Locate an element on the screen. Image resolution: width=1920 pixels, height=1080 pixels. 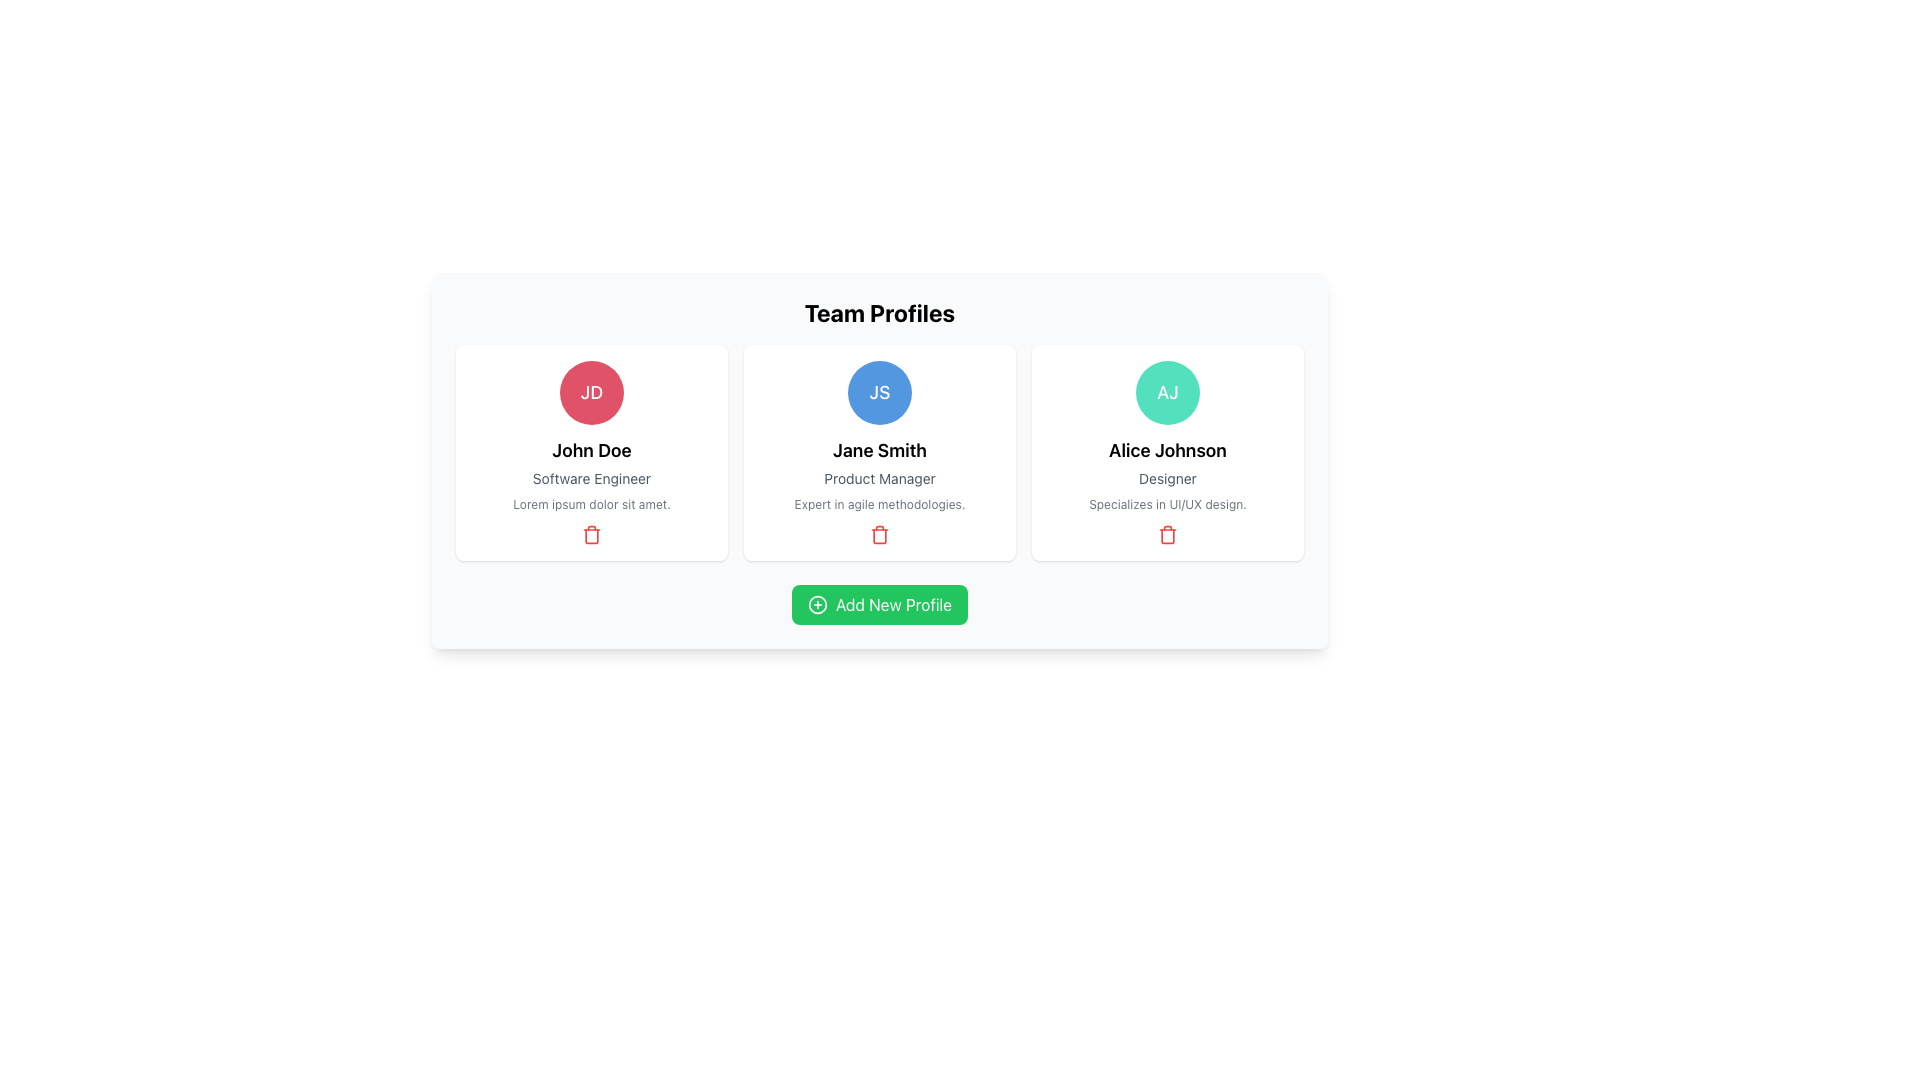
the text label that states 'Expert in agile methodologies.' located beneath the 'Jane Smith' profile card is located at coordinates (879, 504).